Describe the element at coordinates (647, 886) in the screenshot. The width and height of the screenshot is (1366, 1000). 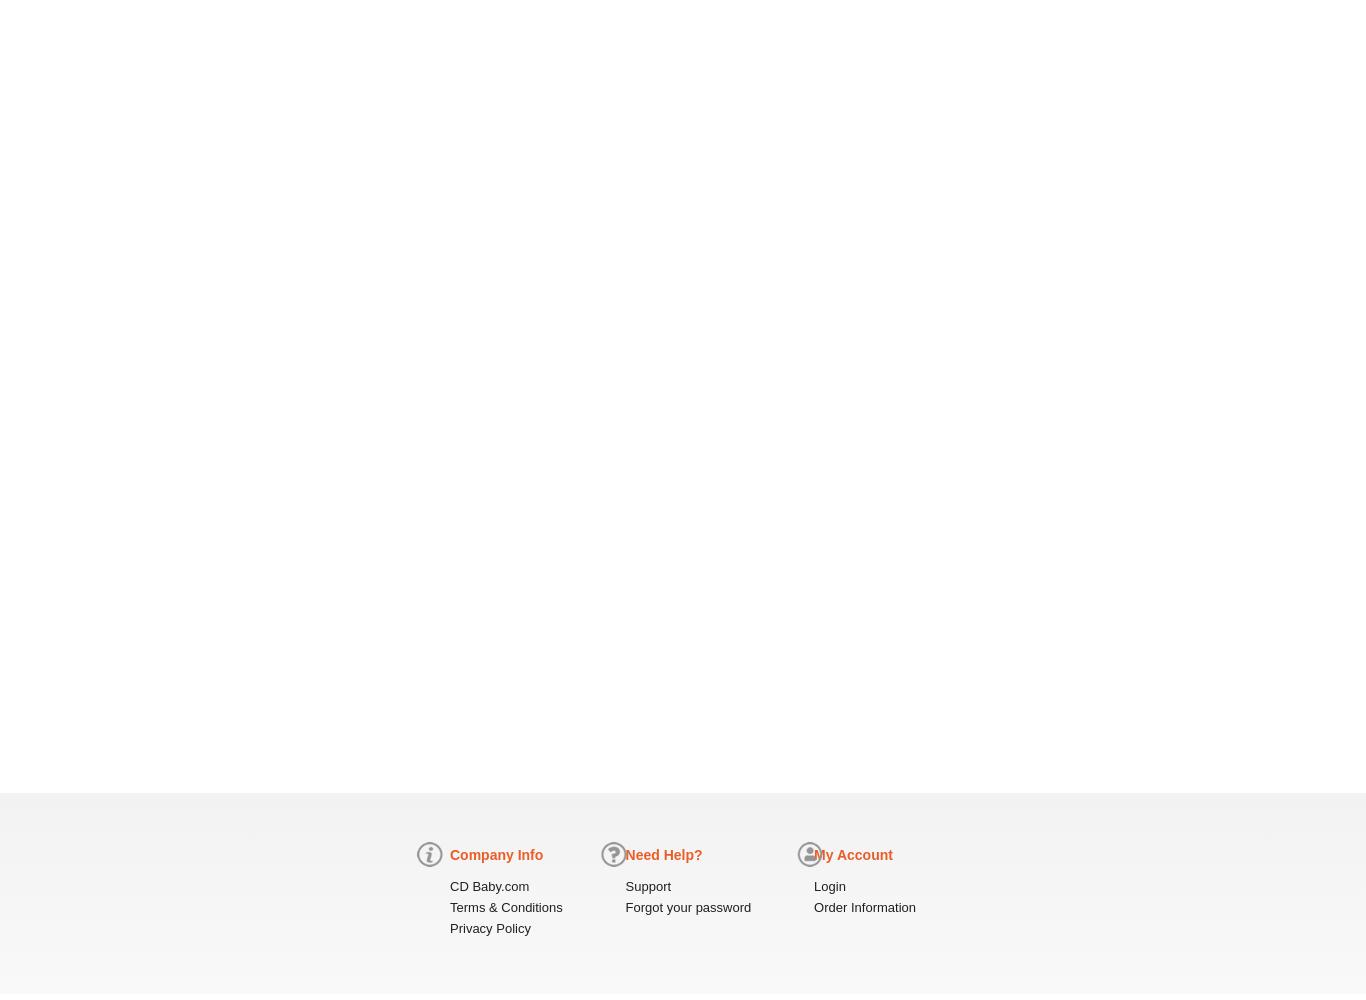
I see `'Support'` at that location.